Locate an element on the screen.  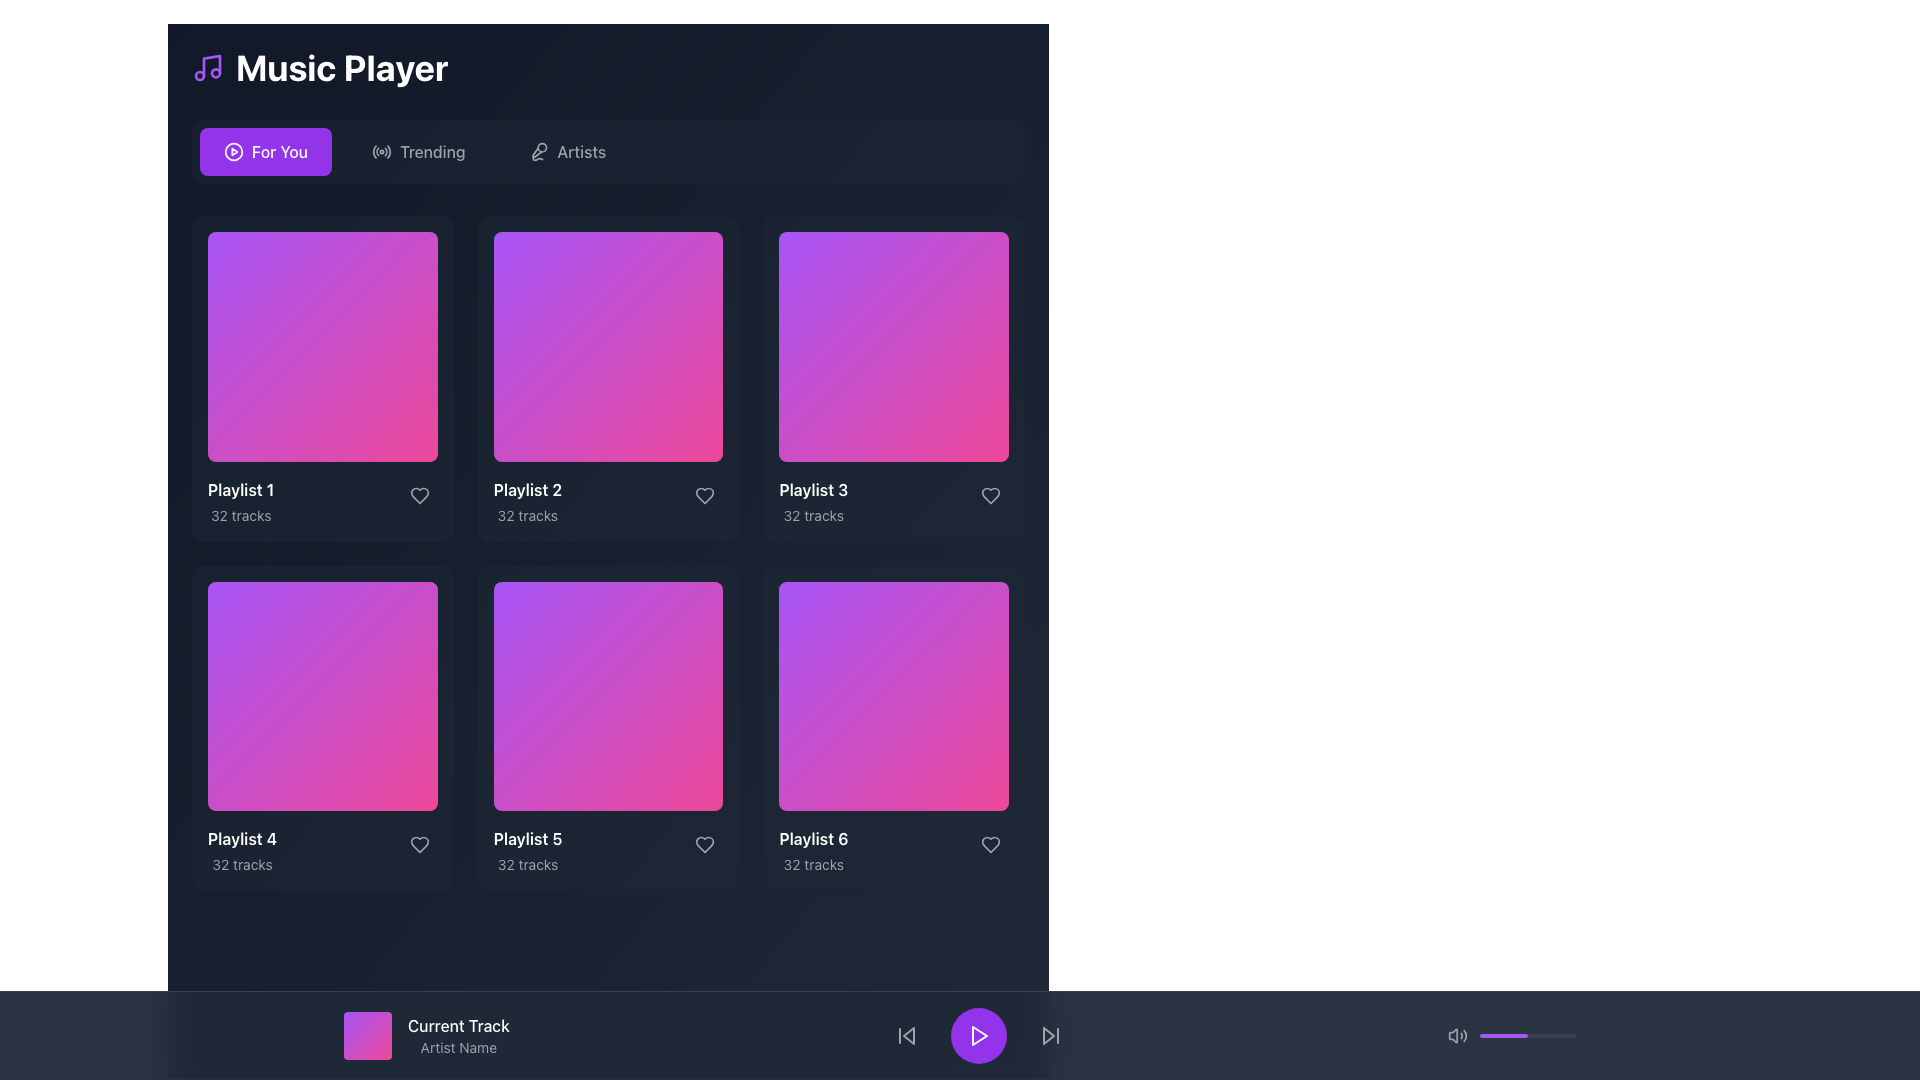
the 'like' button located to the right of the '32 tracks' text within the 'Playlist 2' card to mark it as a favorite is located at coordinates (705, 495).